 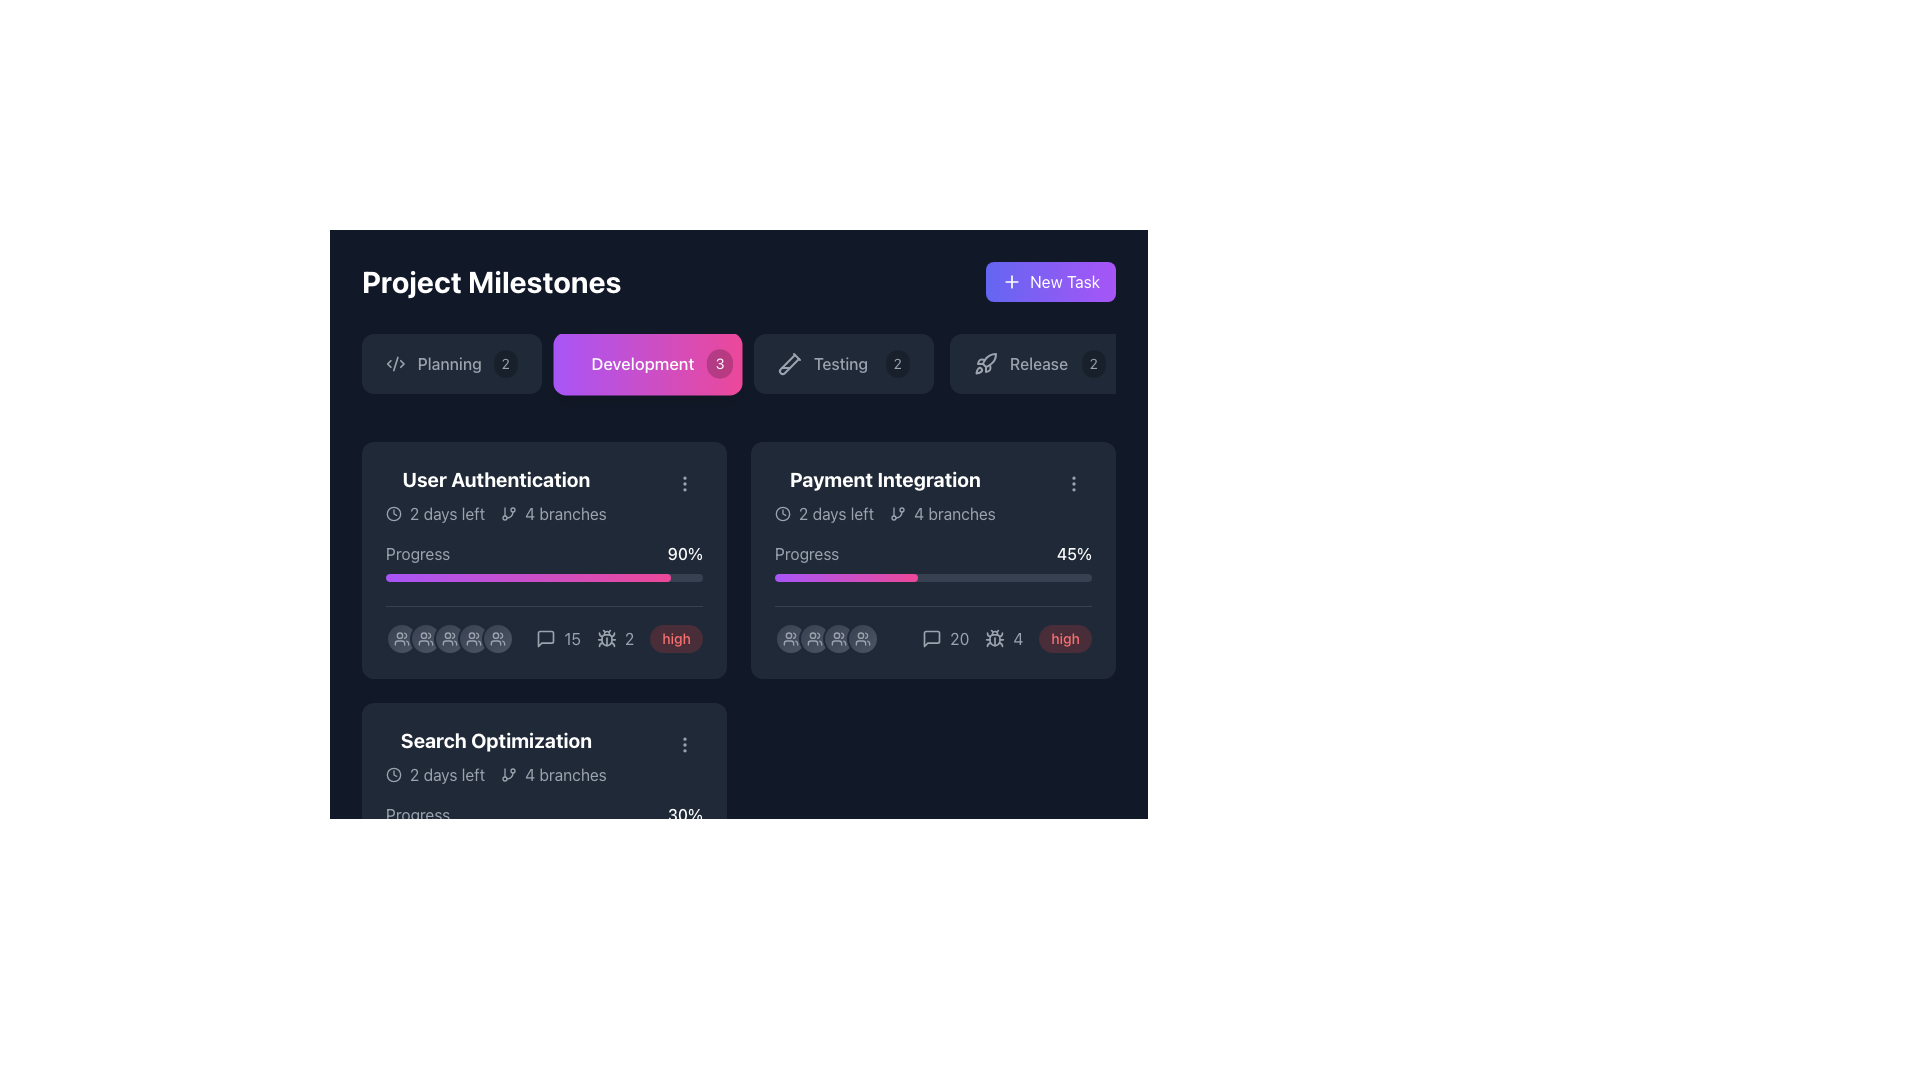 What do you see at coordinates (944, 639) in the screenshot?
I see `the text label displaying the number '20' in gray, located to the right of a chat bubble icon within the 'Payment Integration' card` at bounding box center [944, 639].